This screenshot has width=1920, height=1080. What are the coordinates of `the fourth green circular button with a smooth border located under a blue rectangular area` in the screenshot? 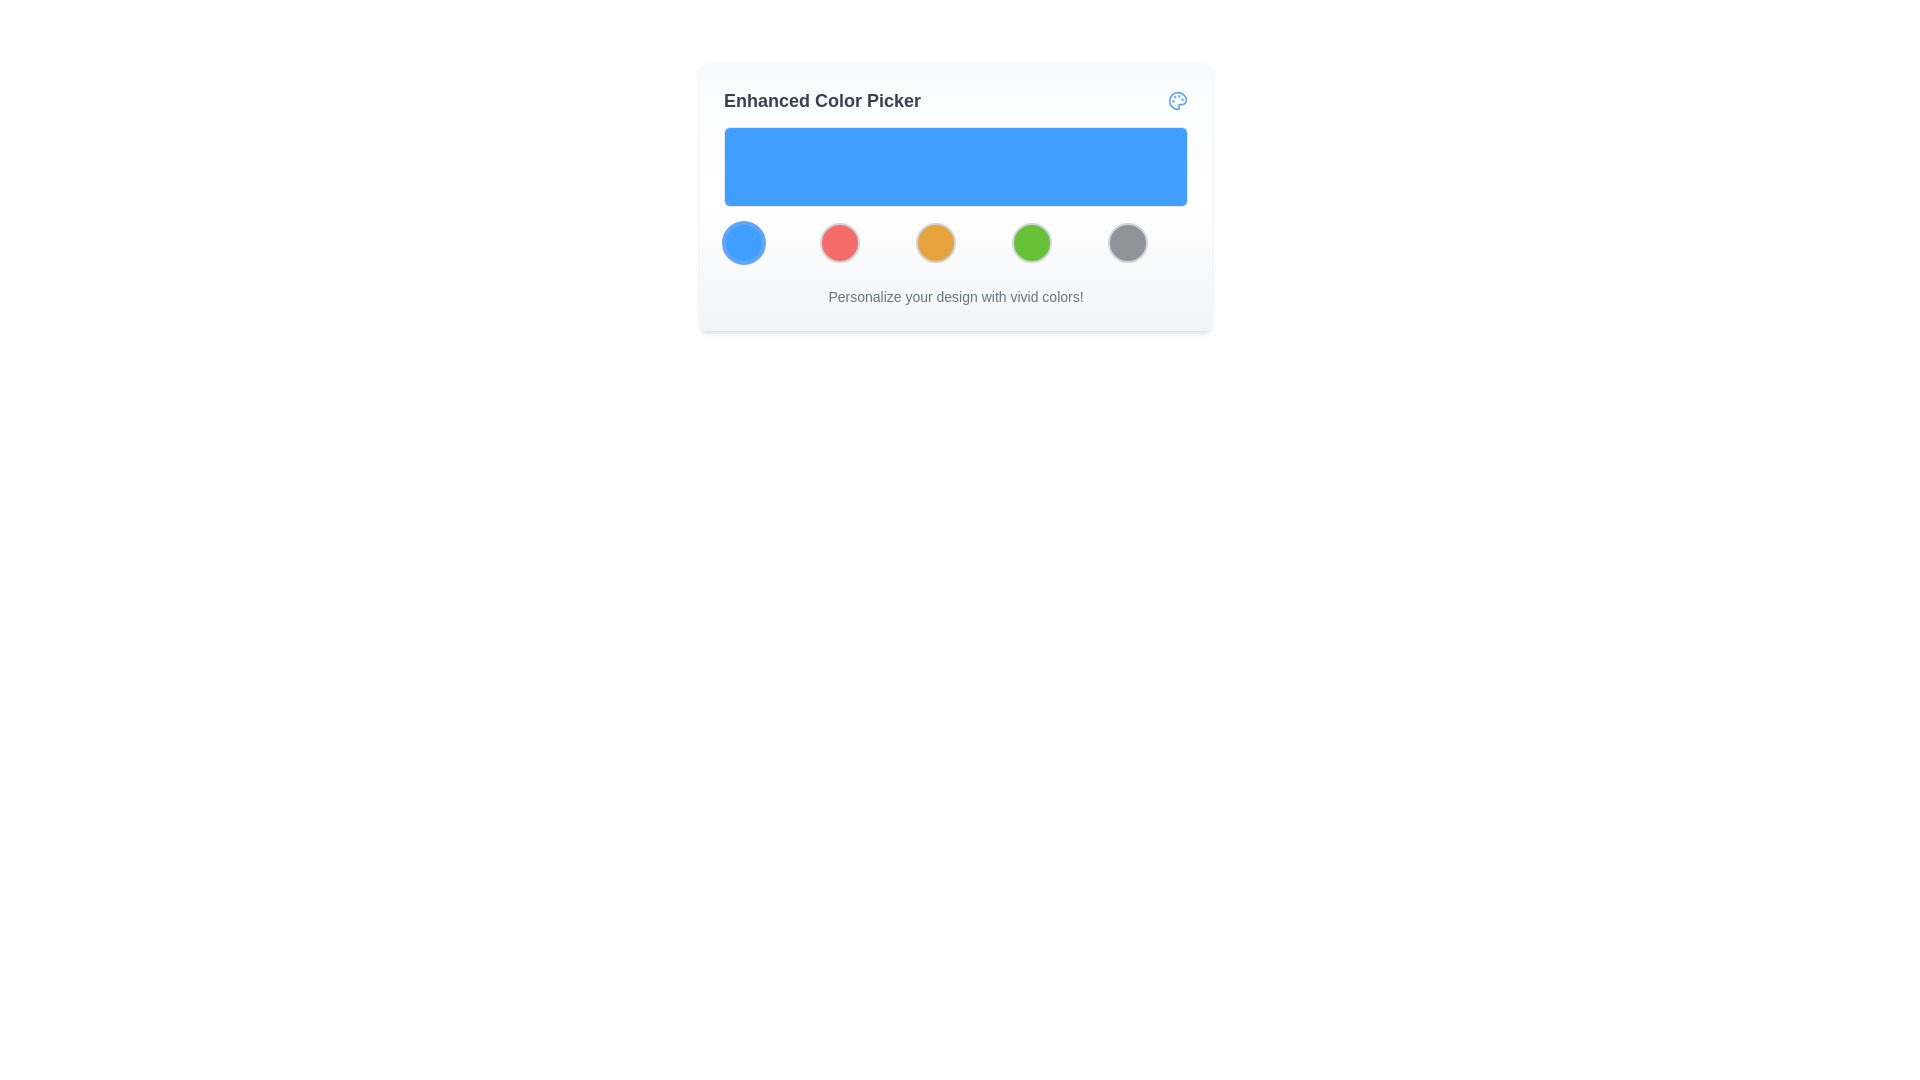 It's located at (1032, 242).